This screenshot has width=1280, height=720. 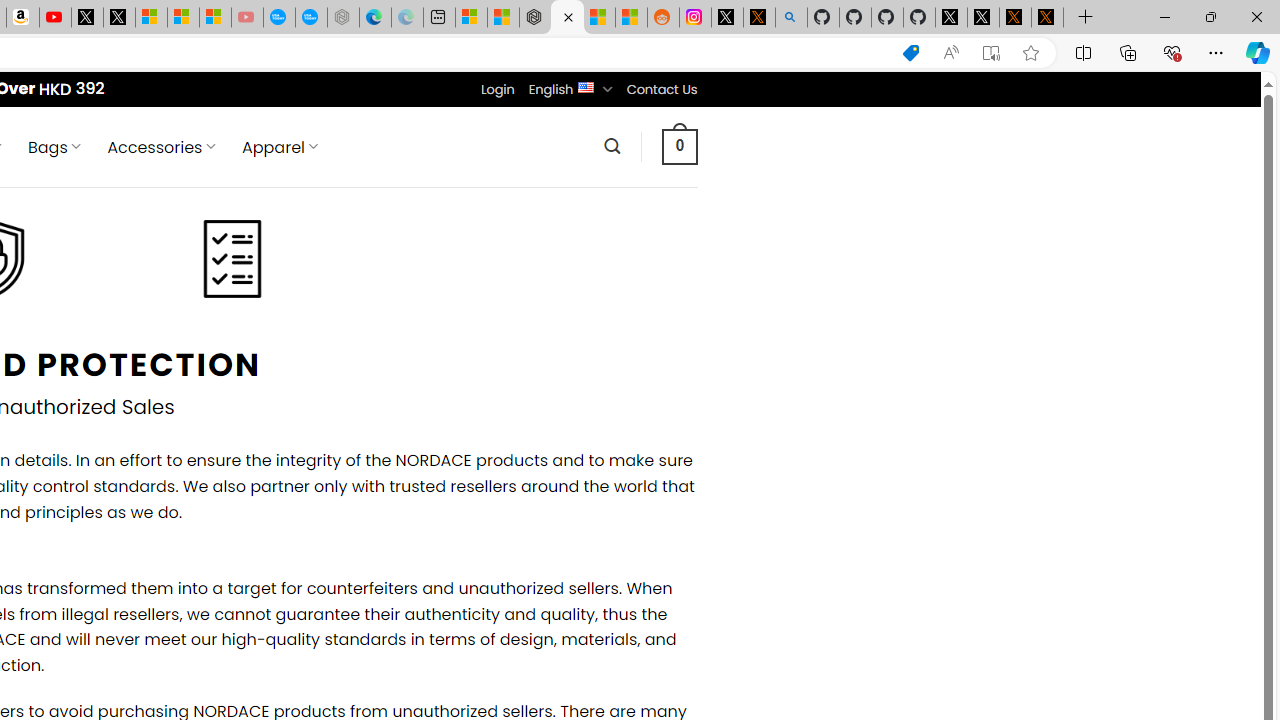 What do you see at coordinates (679, 145) in the screenshot?
I see `'  0  '` at bounding box center [679, 145].